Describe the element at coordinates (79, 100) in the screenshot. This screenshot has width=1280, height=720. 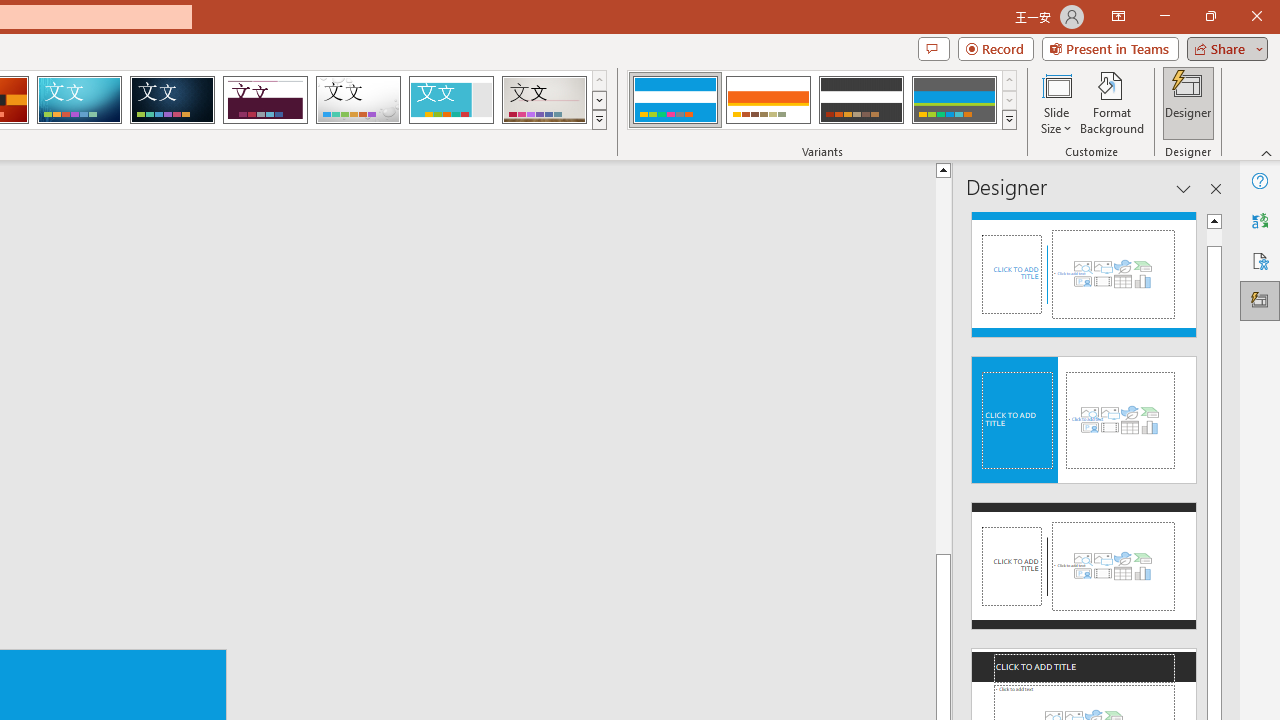
I see `'Circuit'` at that location.